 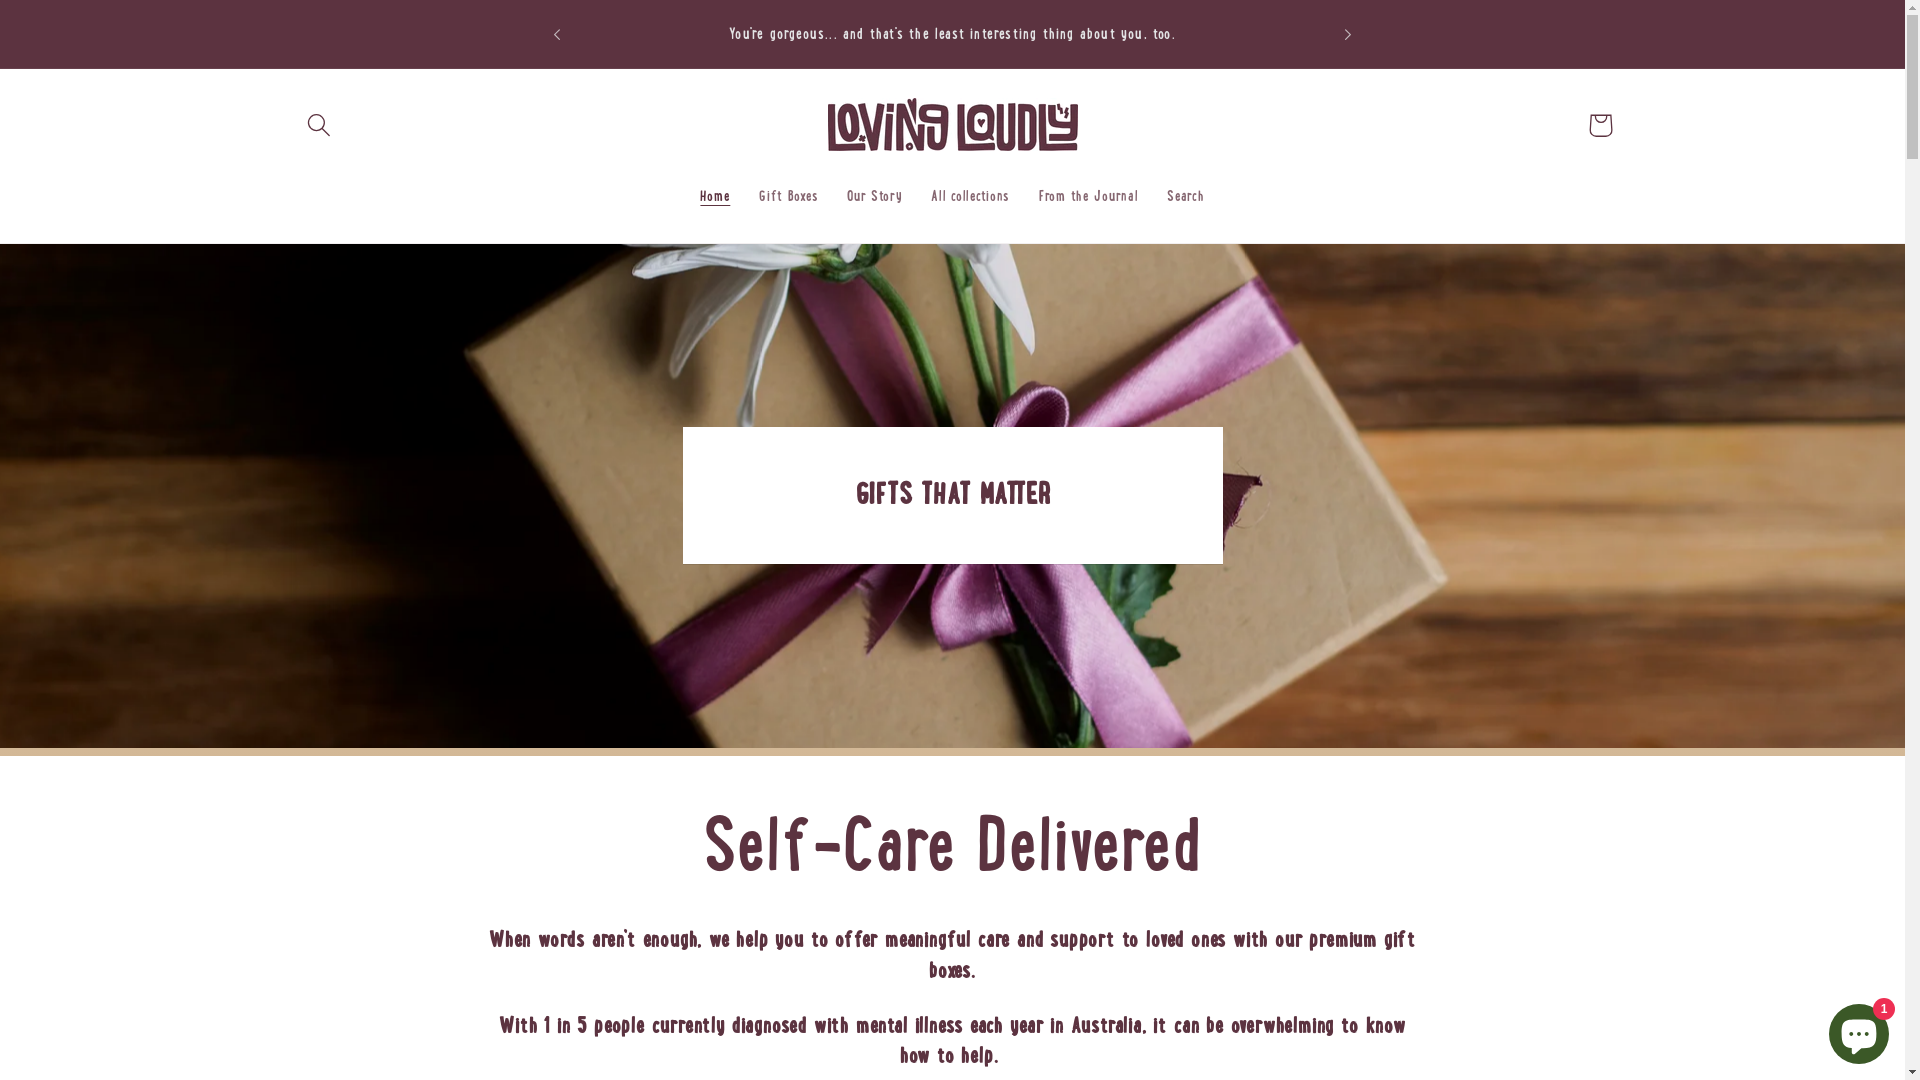 What do you see at coordinates (715, 197) in the screenshot?
I see `'Home'` at bounding box center [715, 197].